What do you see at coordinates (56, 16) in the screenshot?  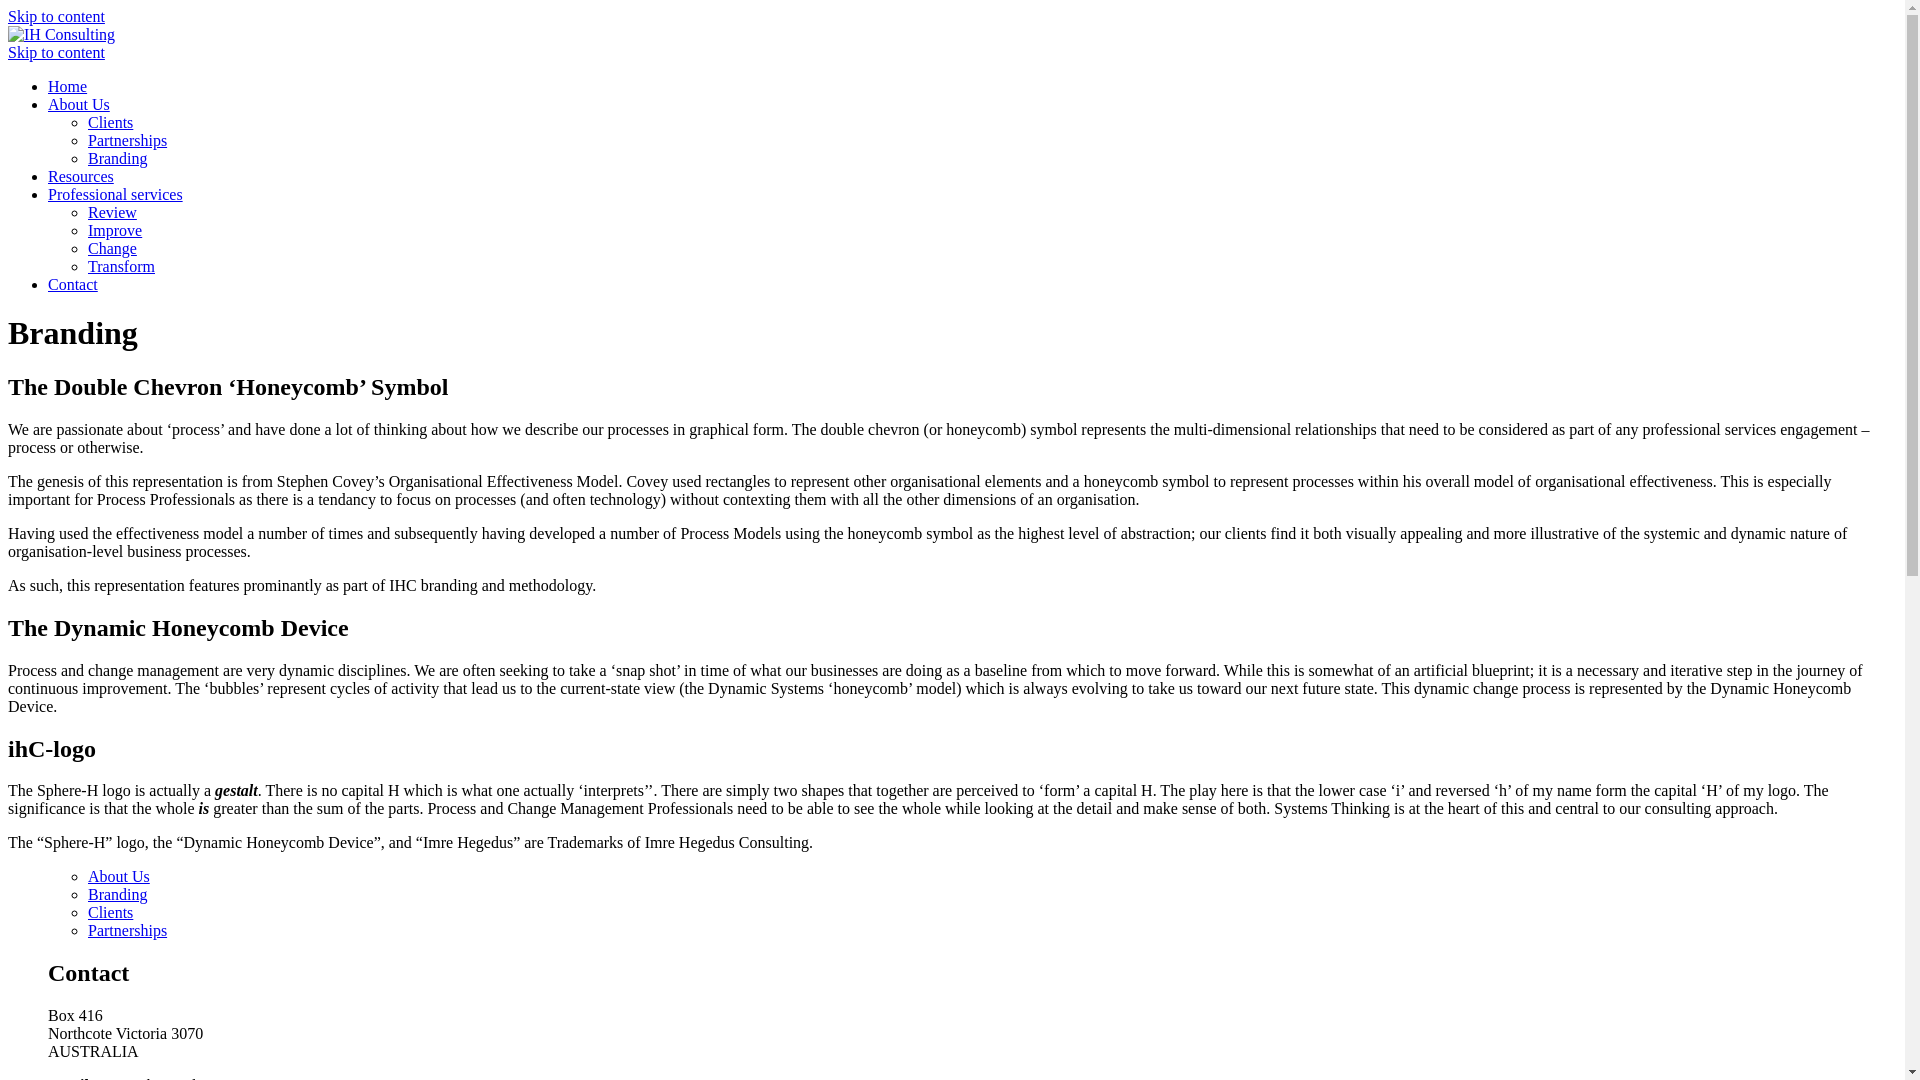 I see `'Skip to content'` at bounding box center [56, 16].